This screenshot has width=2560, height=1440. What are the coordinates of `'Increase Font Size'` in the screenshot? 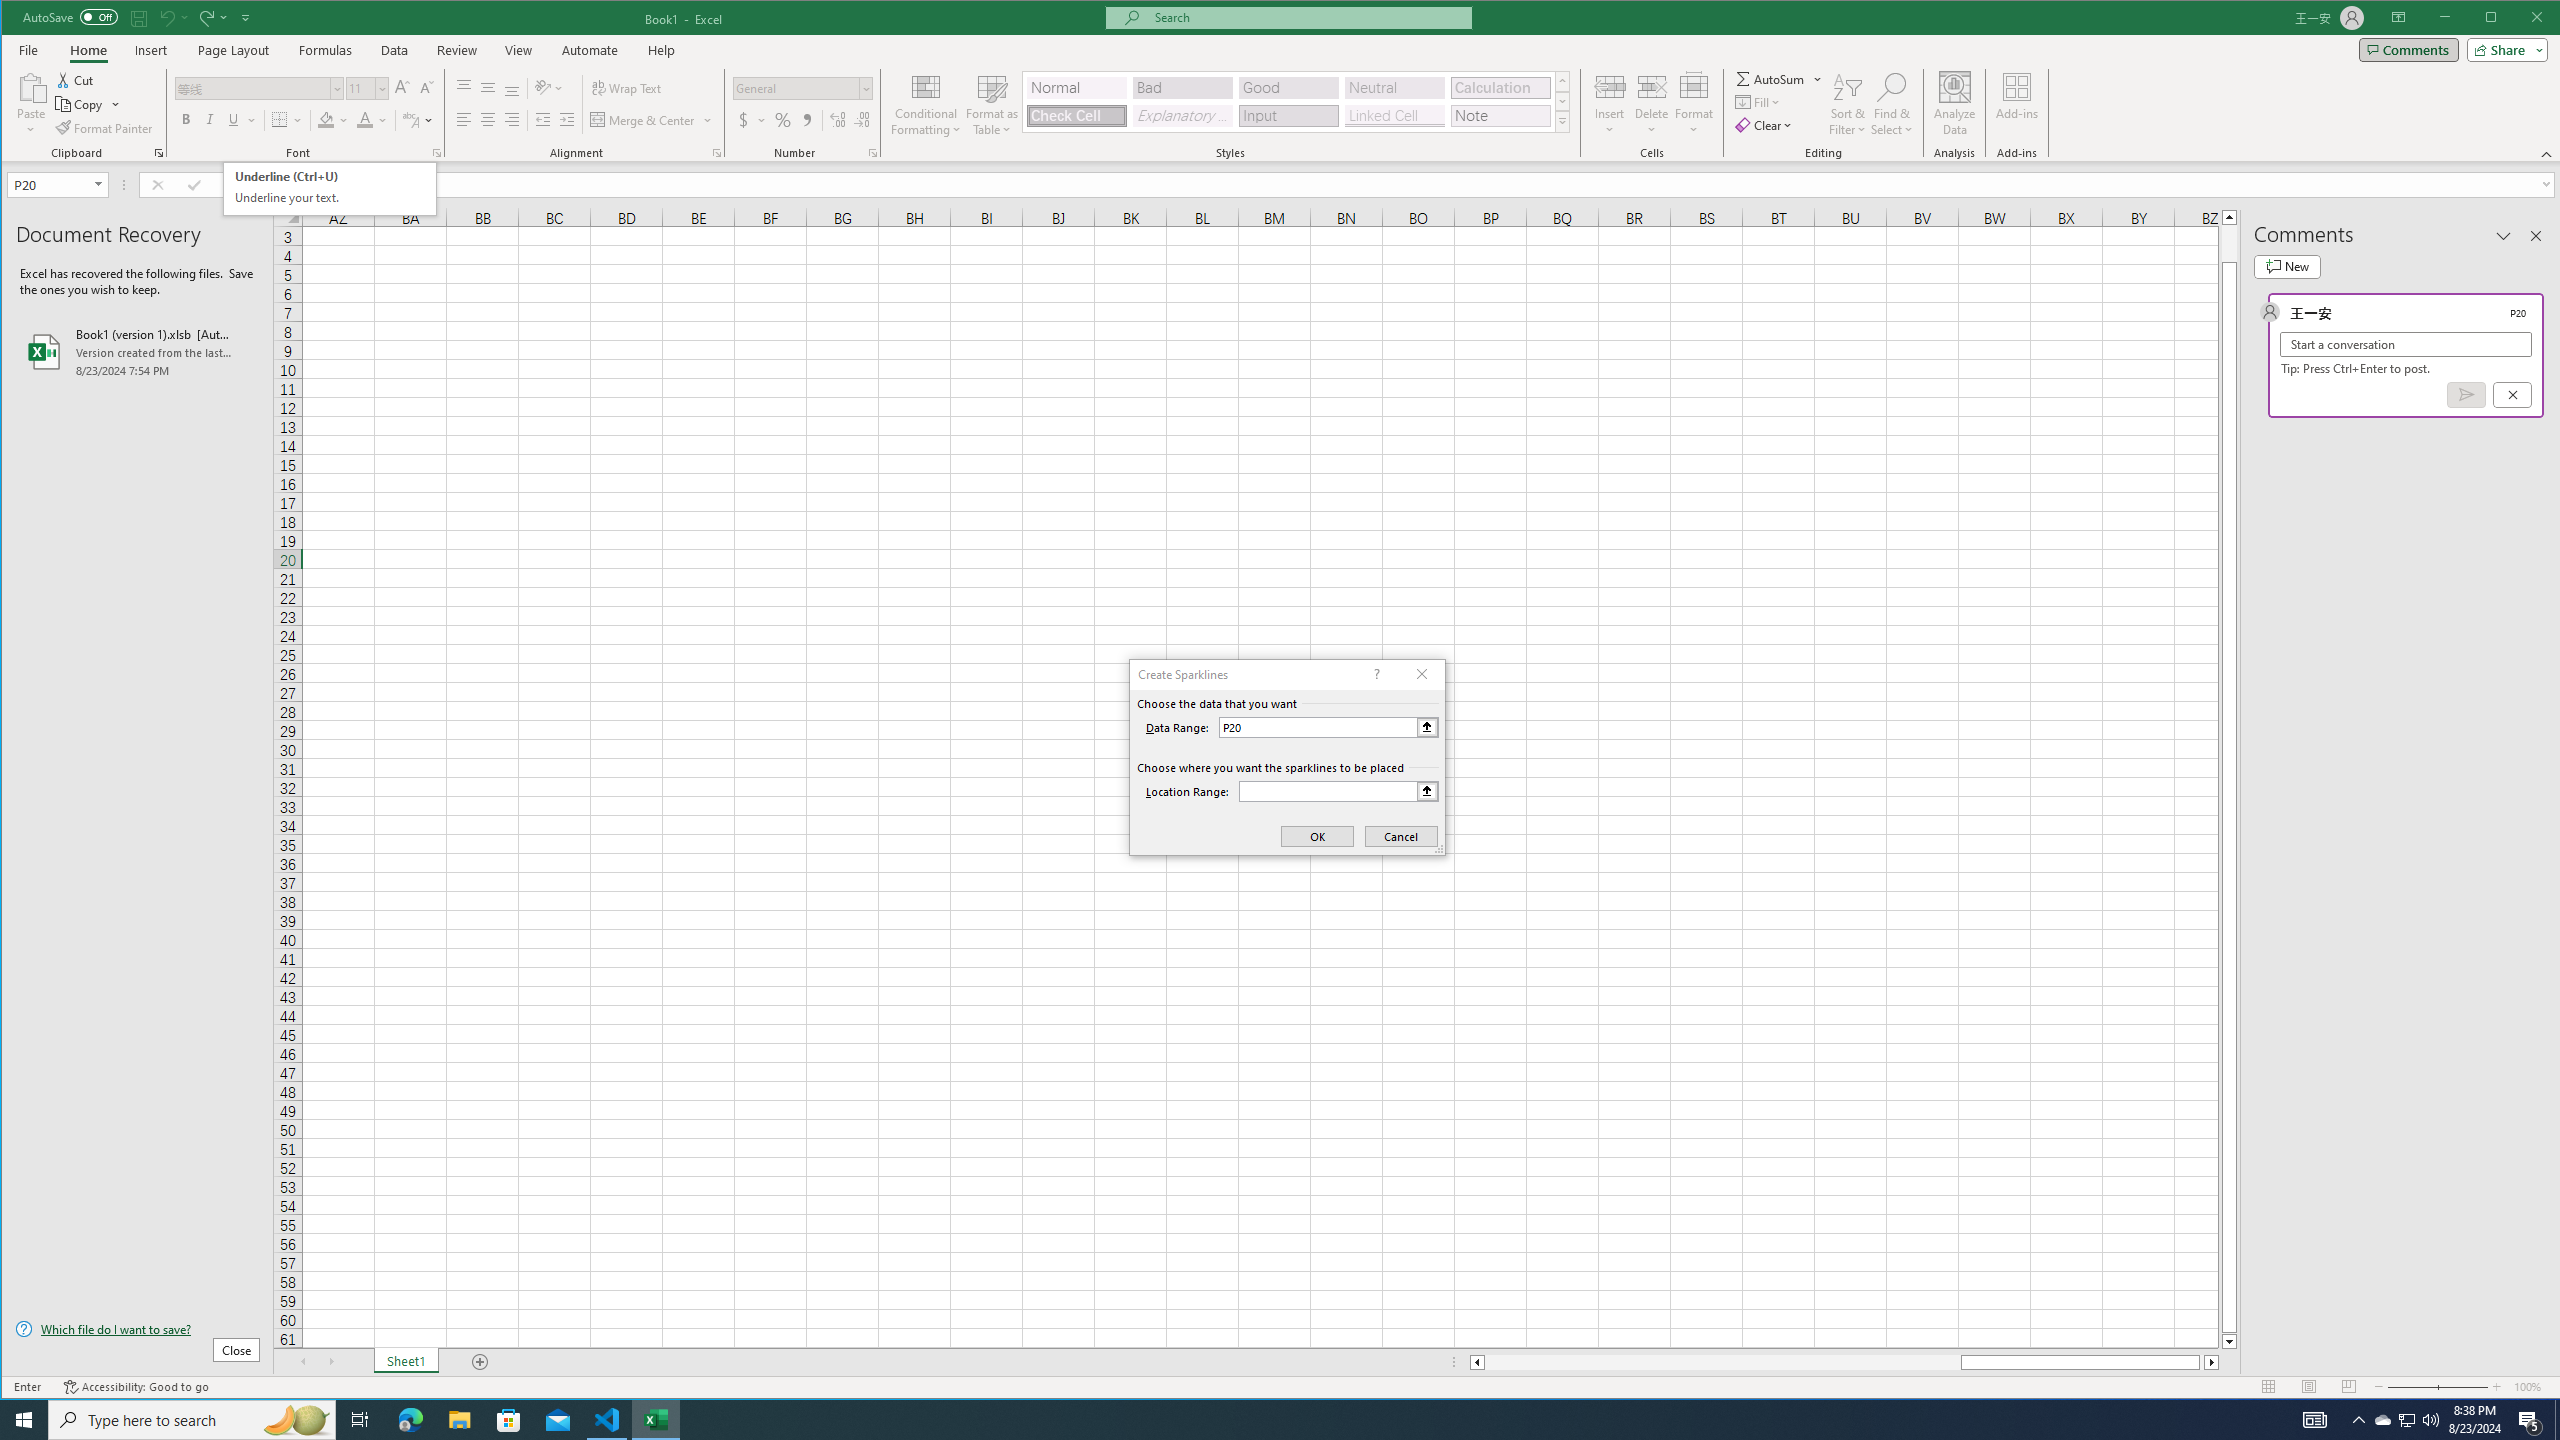 It's located at (400, 87).